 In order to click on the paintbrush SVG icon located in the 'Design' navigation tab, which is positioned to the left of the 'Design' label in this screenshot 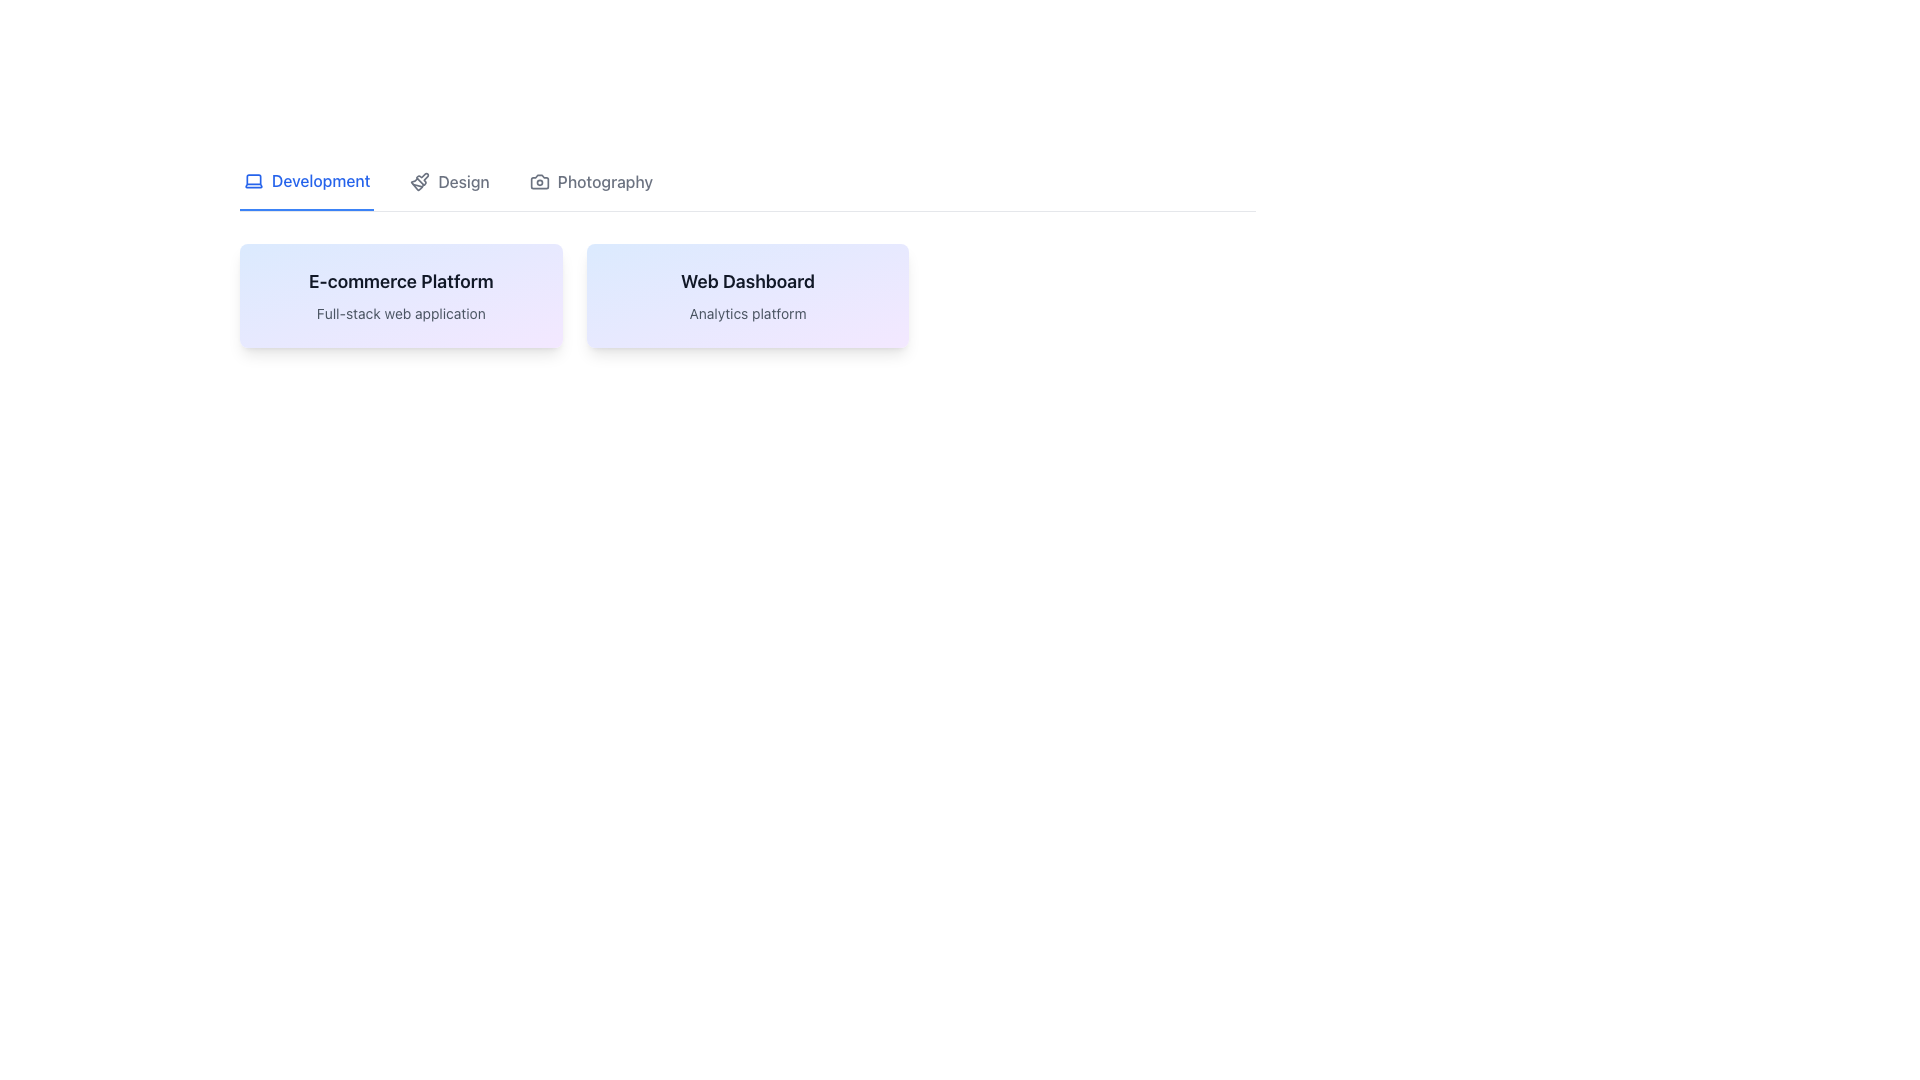, I will do `click(419, 181)`.